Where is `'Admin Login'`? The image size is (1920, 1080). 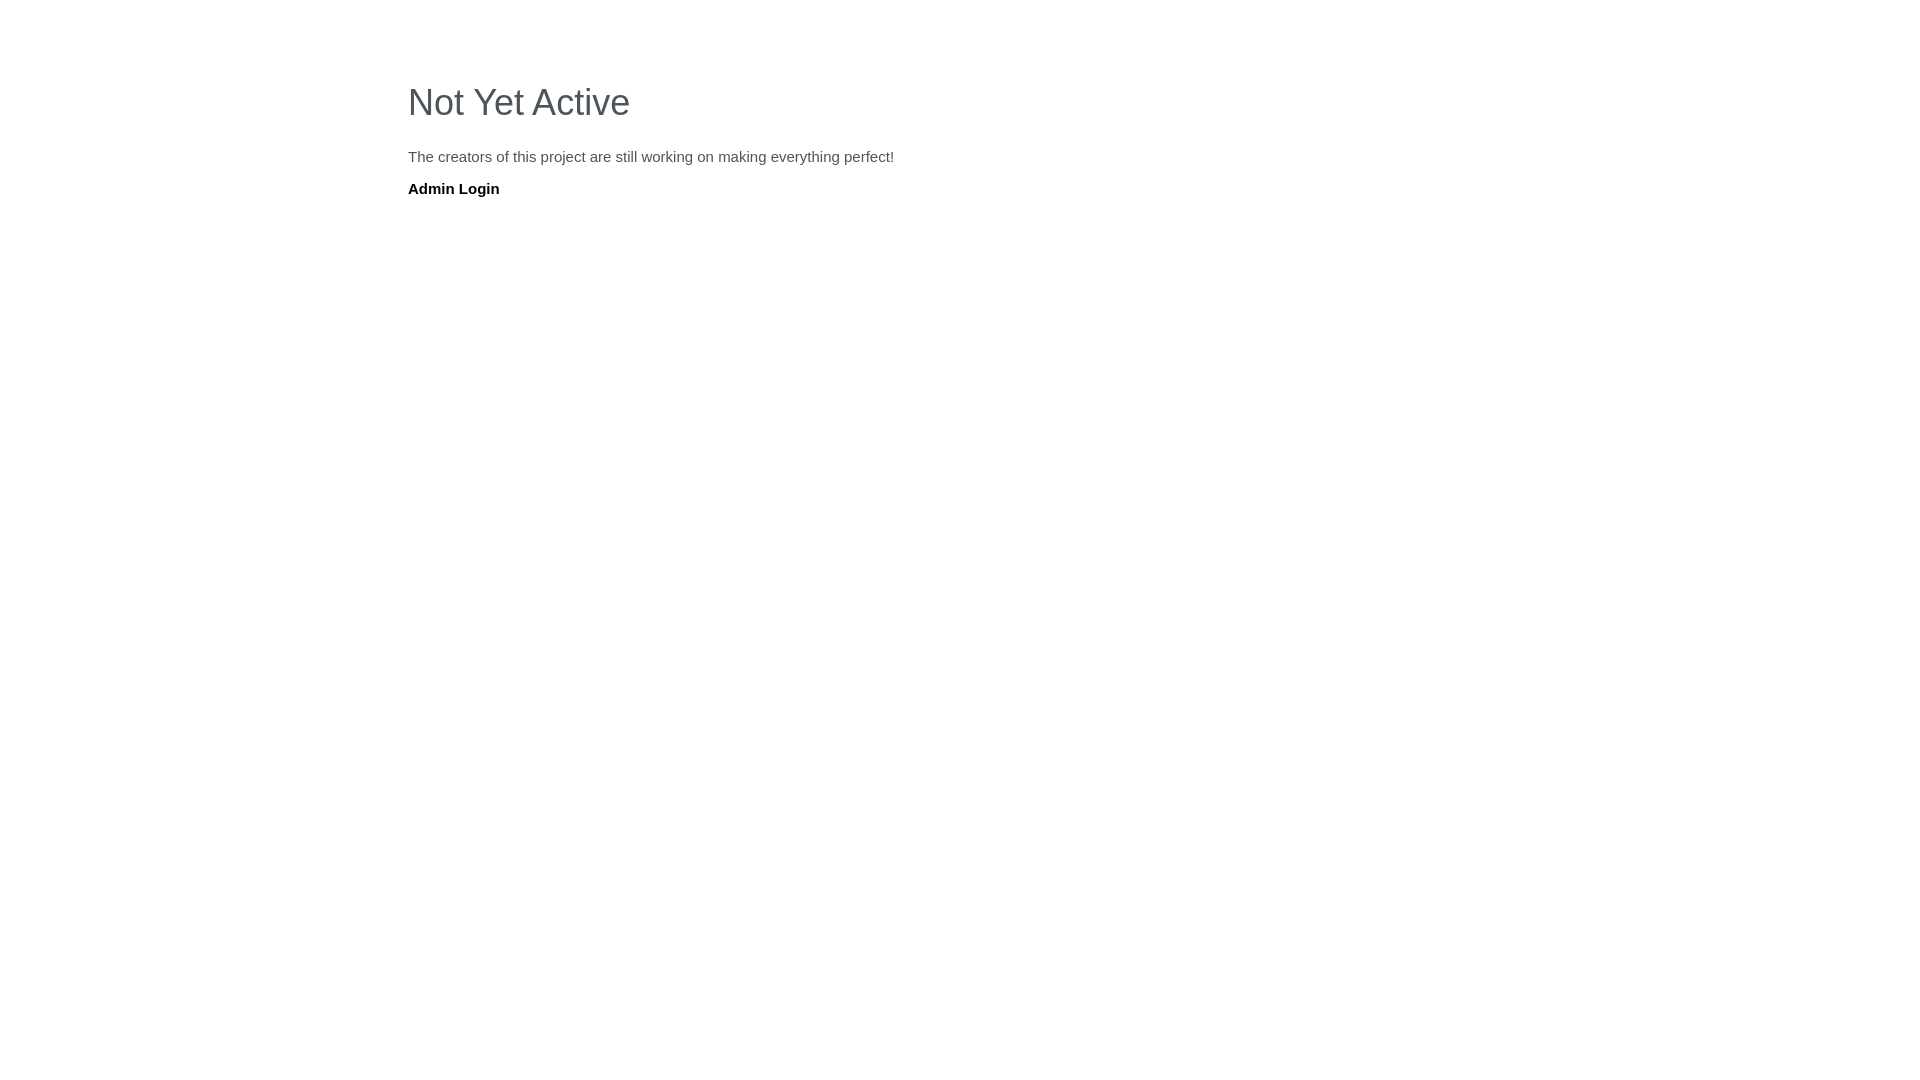
'Admin Login' is located at coordinates (453, 188).